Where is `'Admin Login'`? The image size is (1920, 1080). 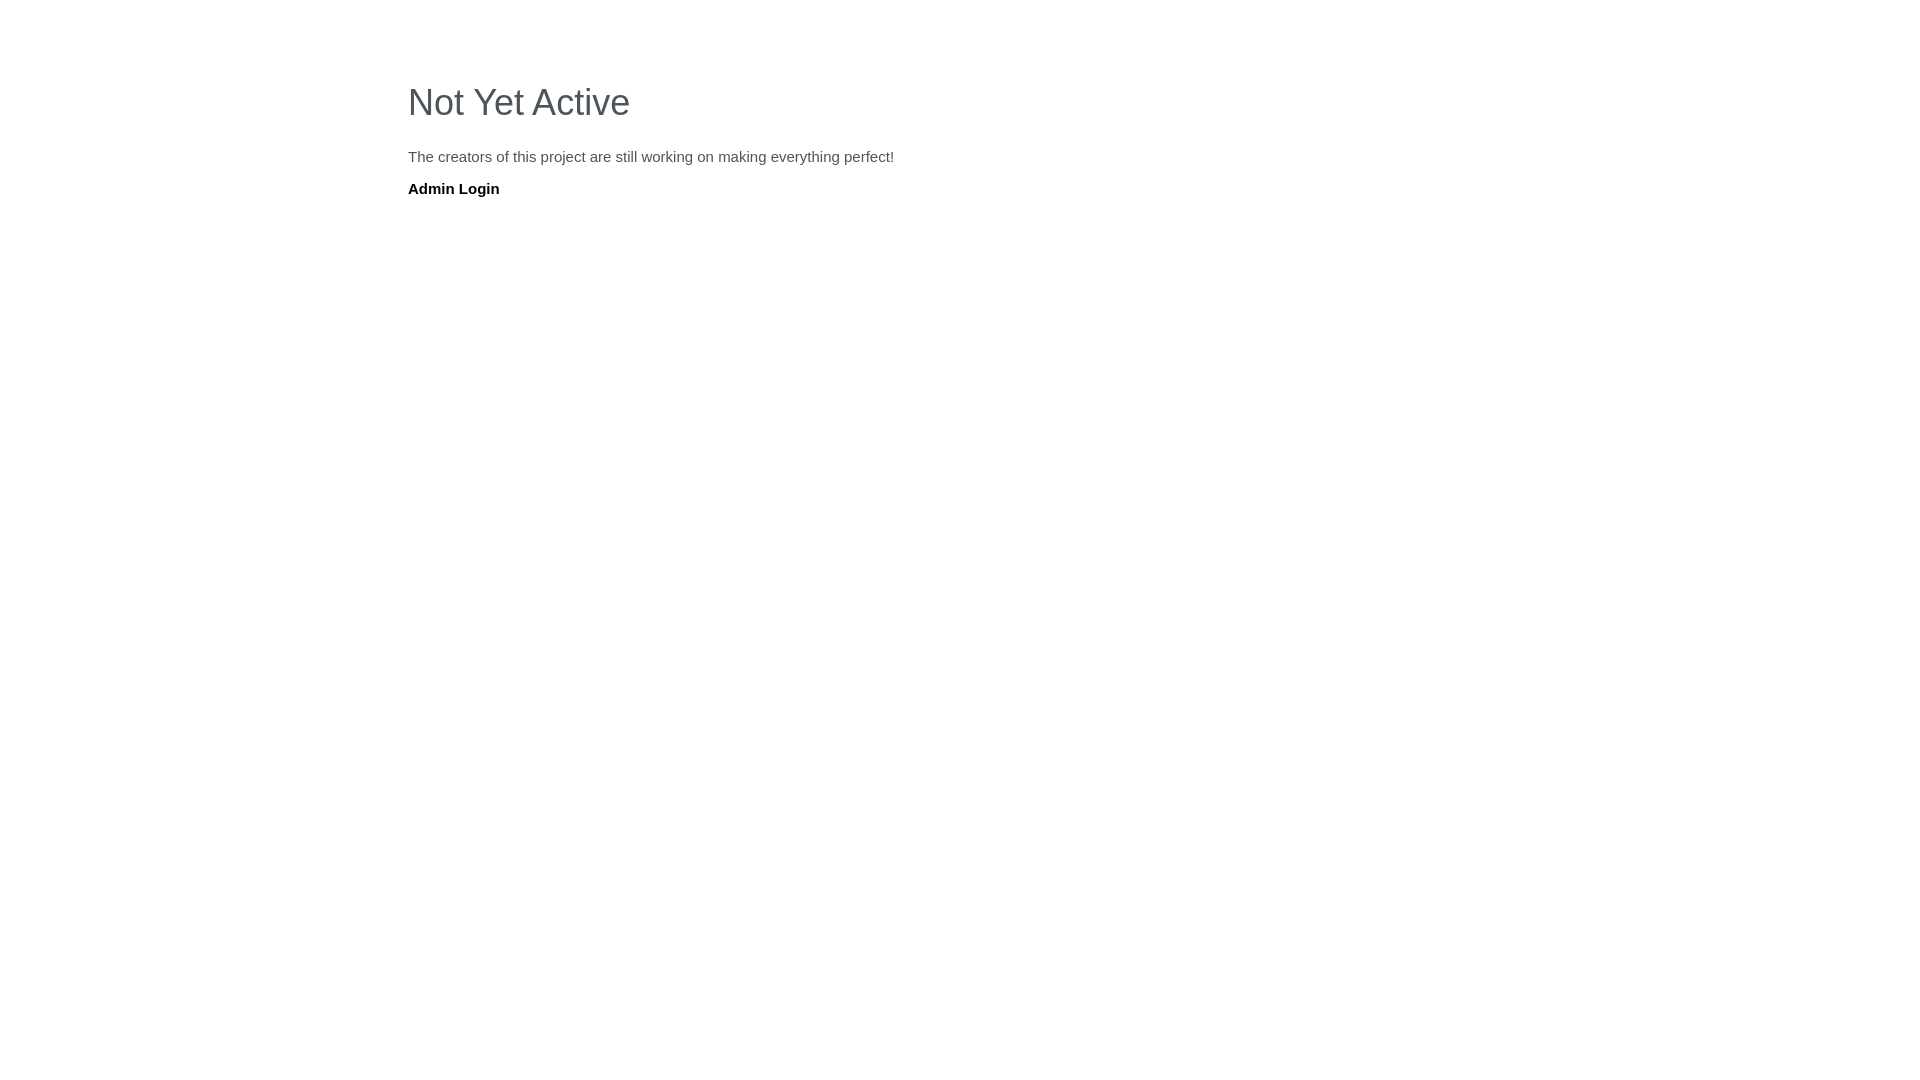
'Admin Login' is located at coordinates (453, 188).